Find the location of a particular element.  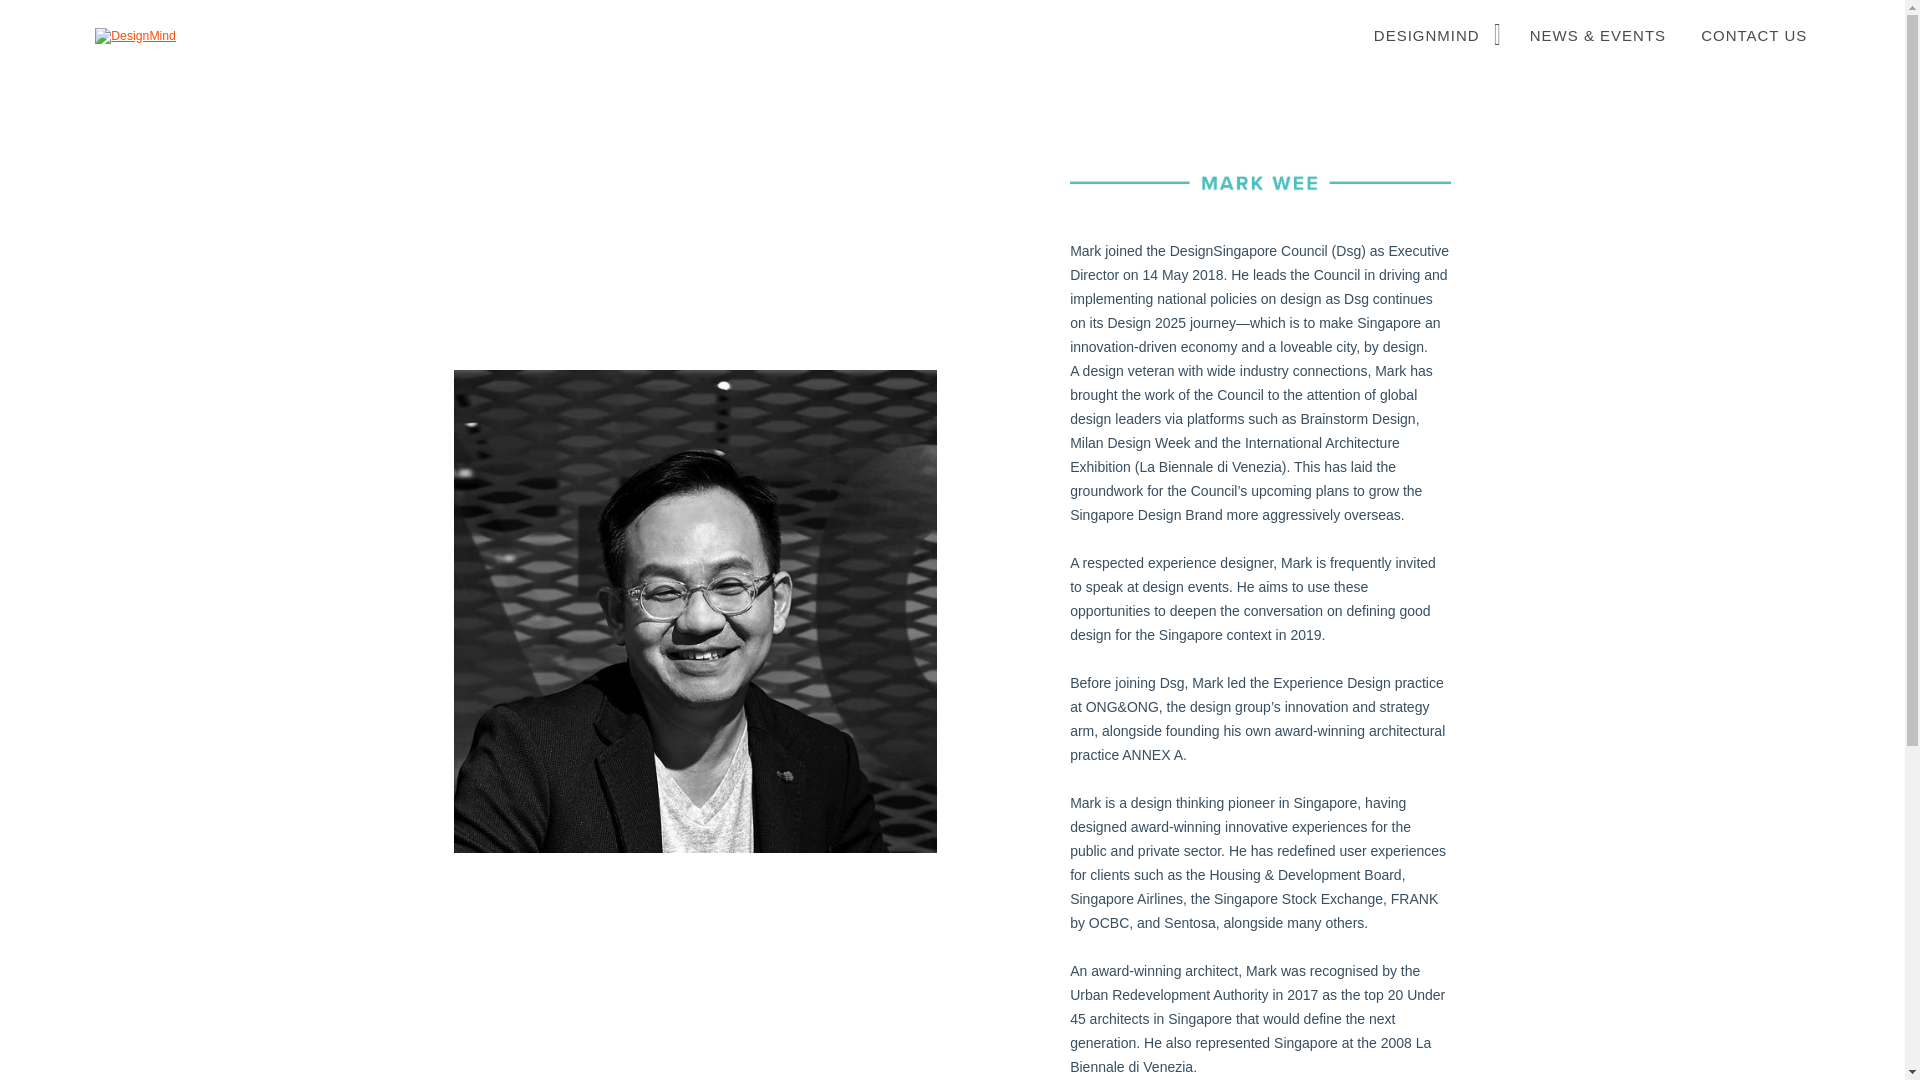

'CONTACT US' is located at coordinates (1753, 35).